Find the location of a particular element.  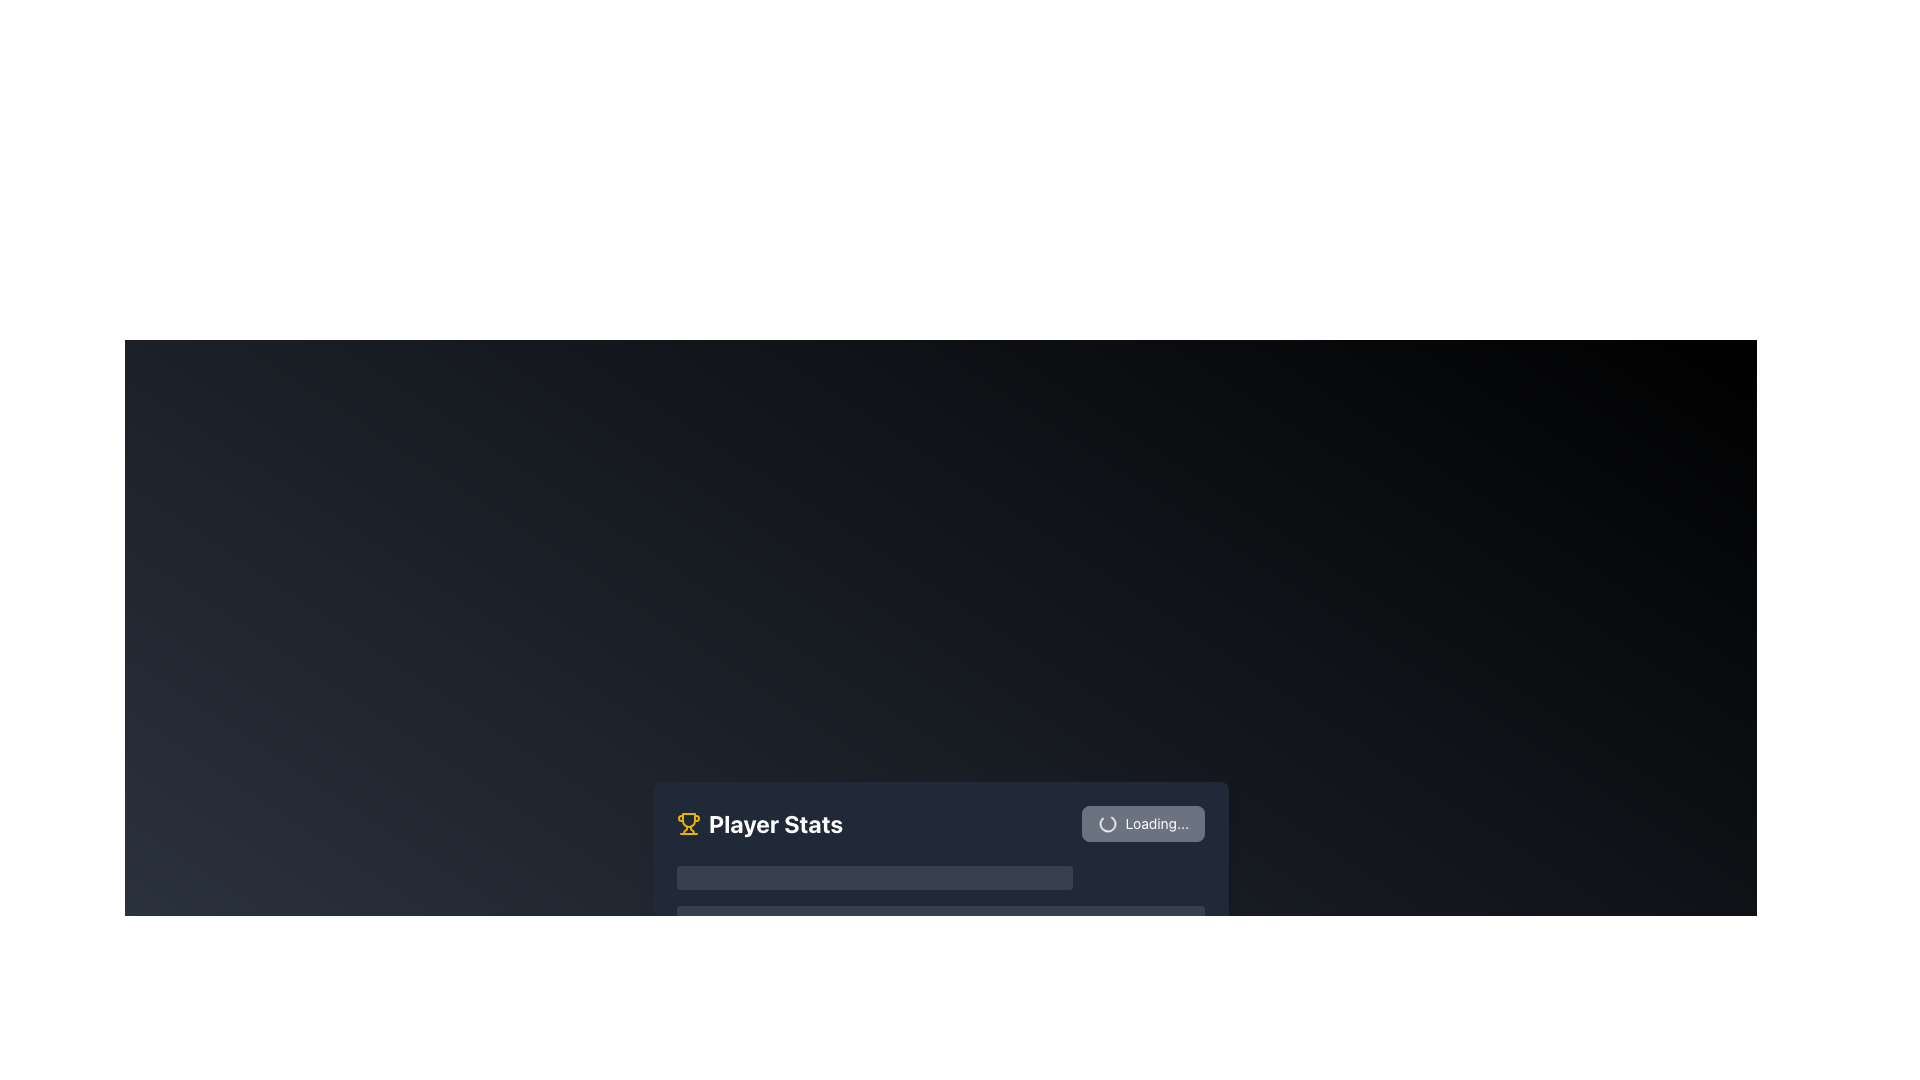

the rectangular button with rounded borders and a gray background that displays 'Loading...' is located at coordinates (1143, 824).